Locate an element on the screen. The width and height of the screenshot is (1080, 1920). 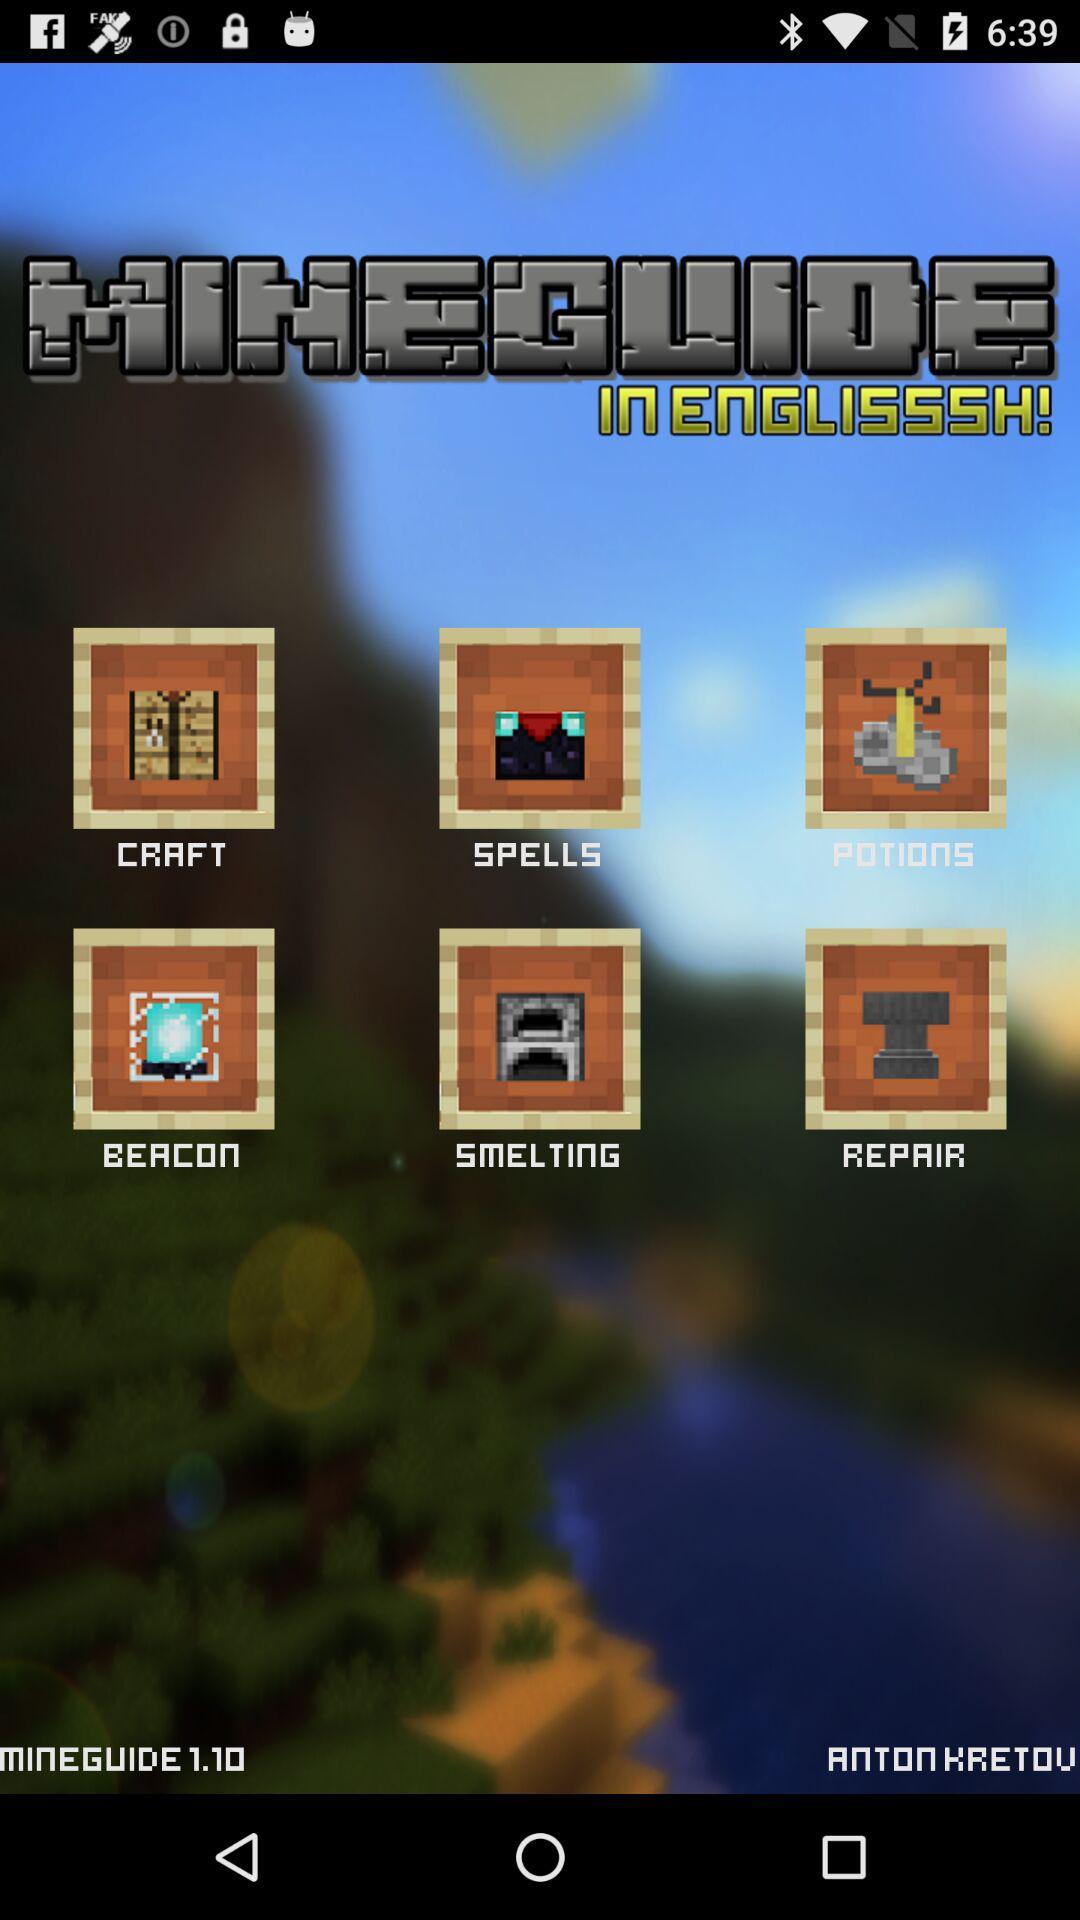
icon below potions icon is located at coordinates (906, 1028).